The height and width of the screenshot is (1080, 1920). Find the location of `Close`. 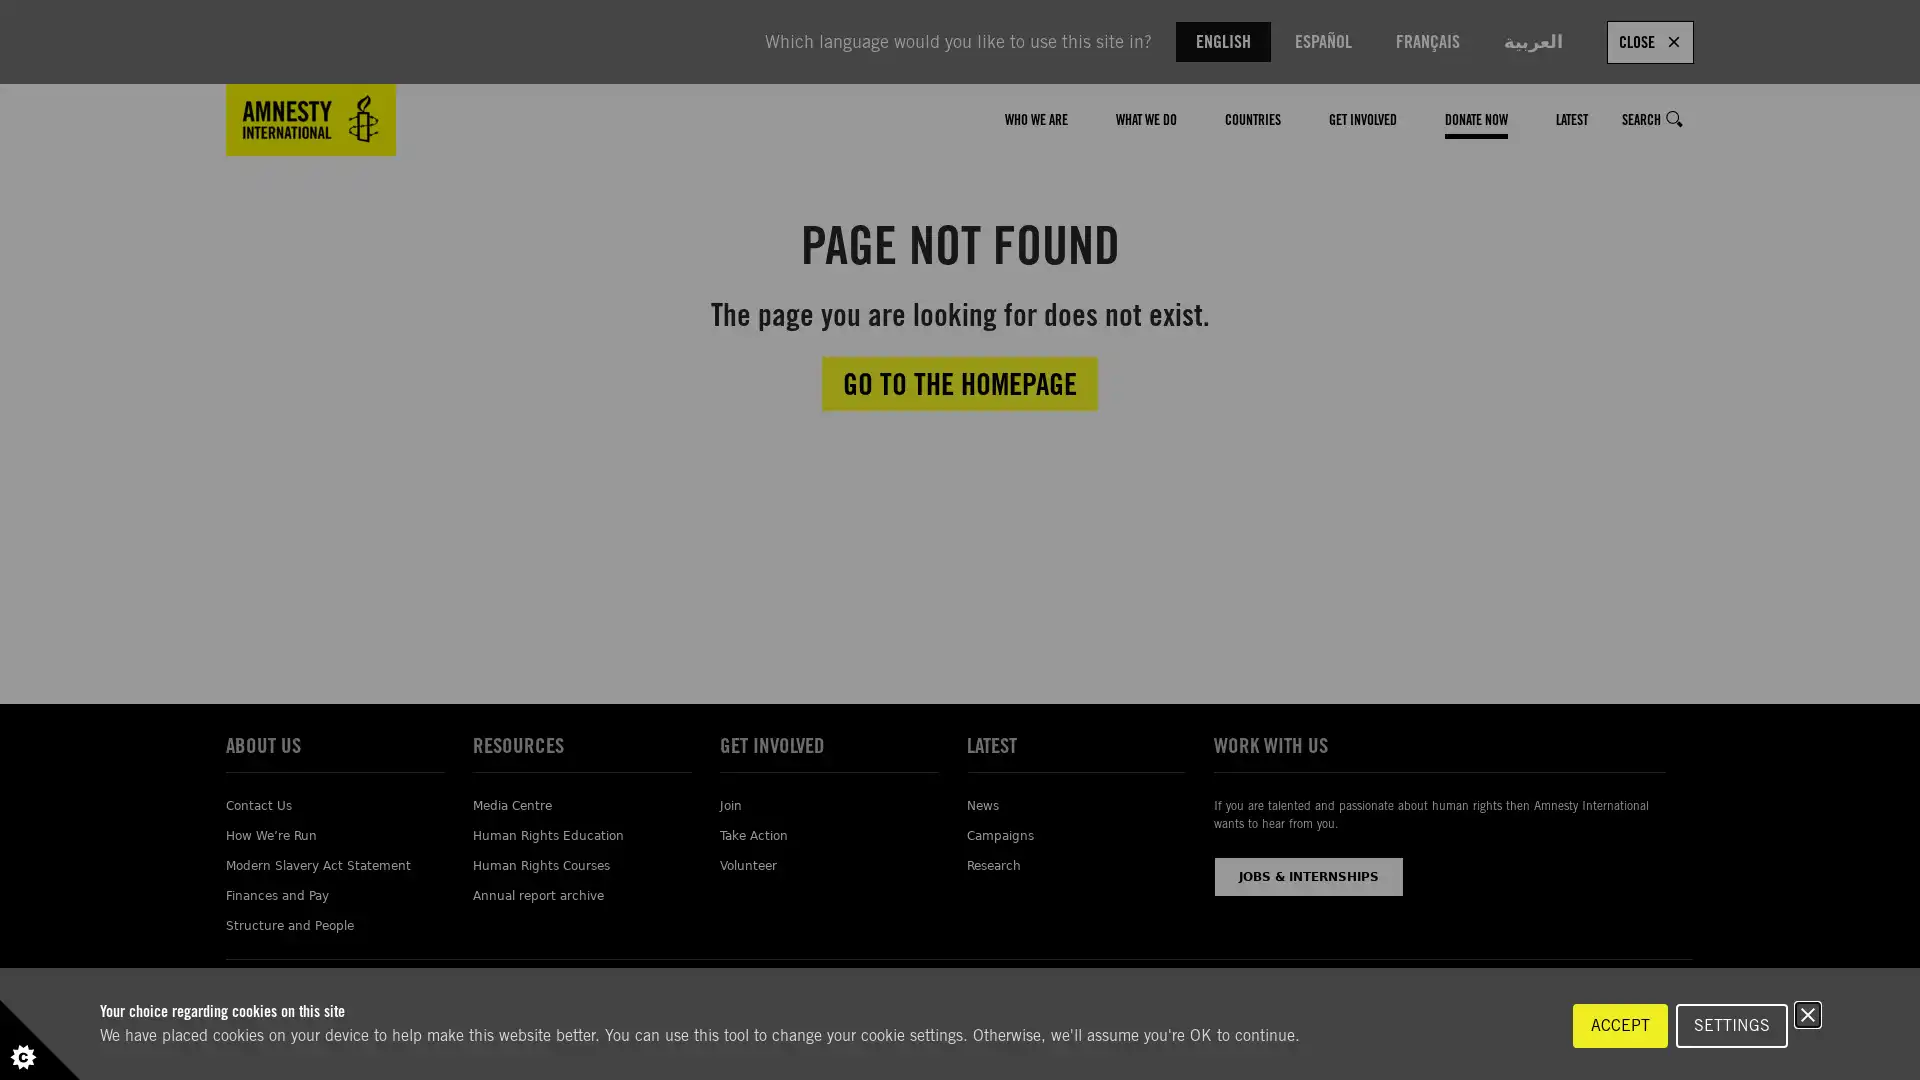

Close is located at coordinates (1808, 1014).